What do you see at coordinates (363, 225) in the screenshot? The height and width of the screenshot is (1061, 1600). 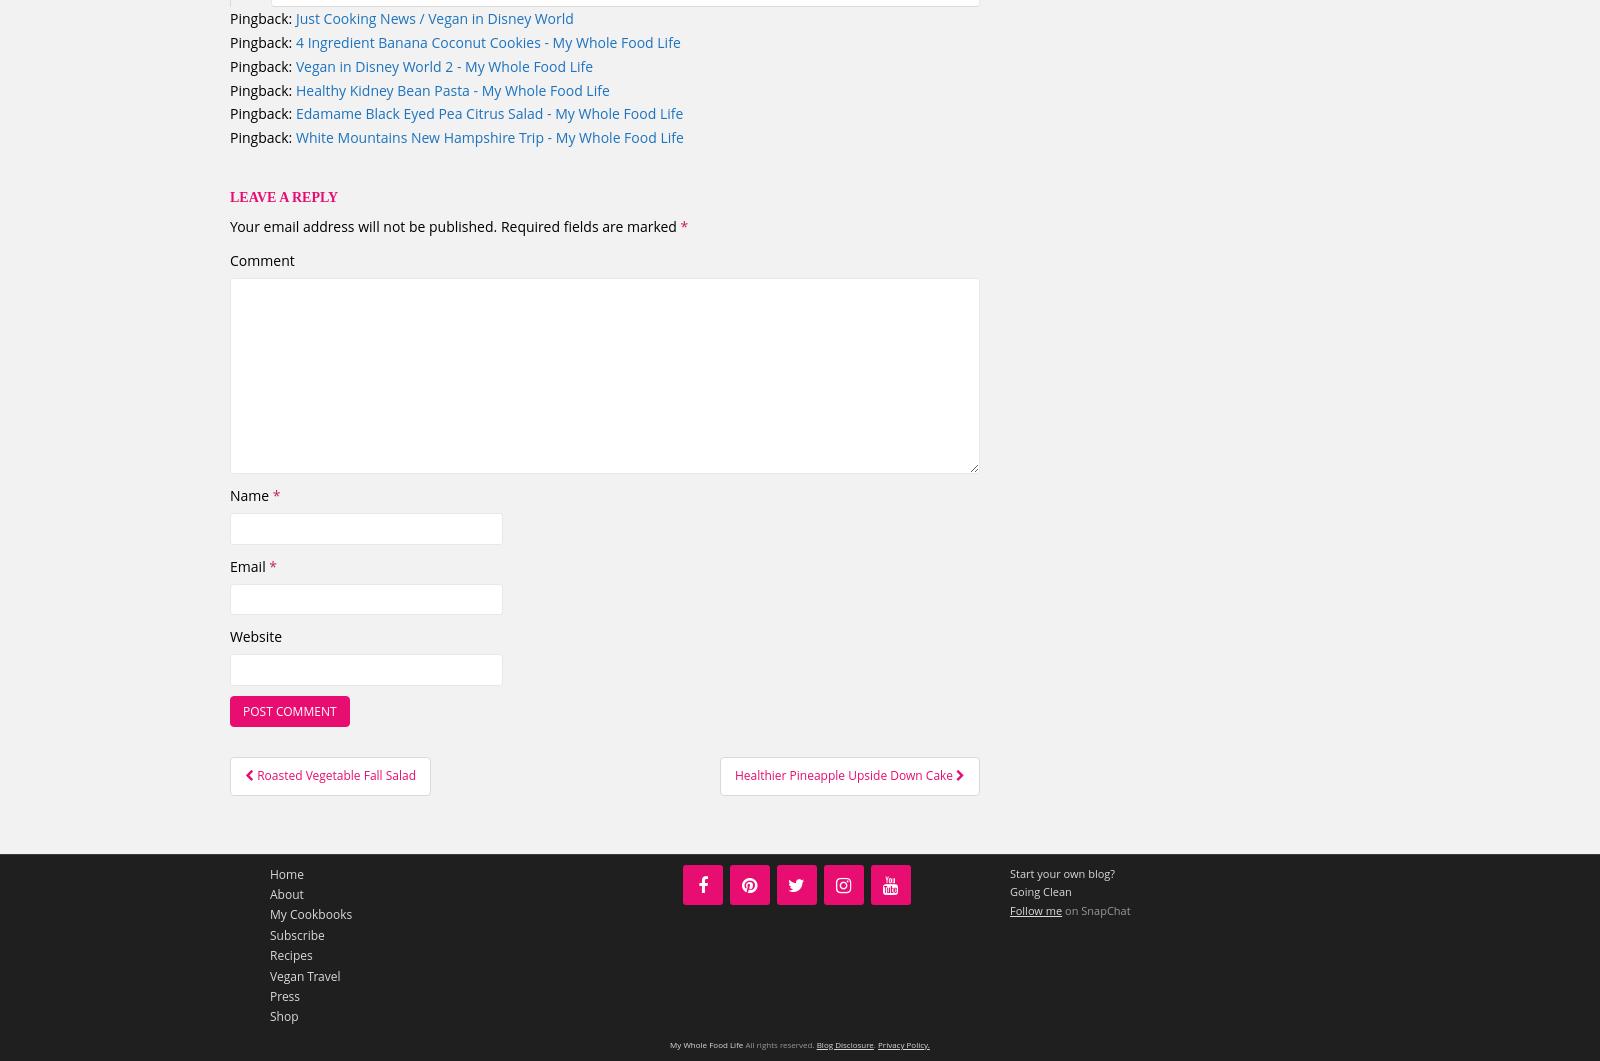 I see `'Your email address will not be published.'` at bounding box center [363, 225].